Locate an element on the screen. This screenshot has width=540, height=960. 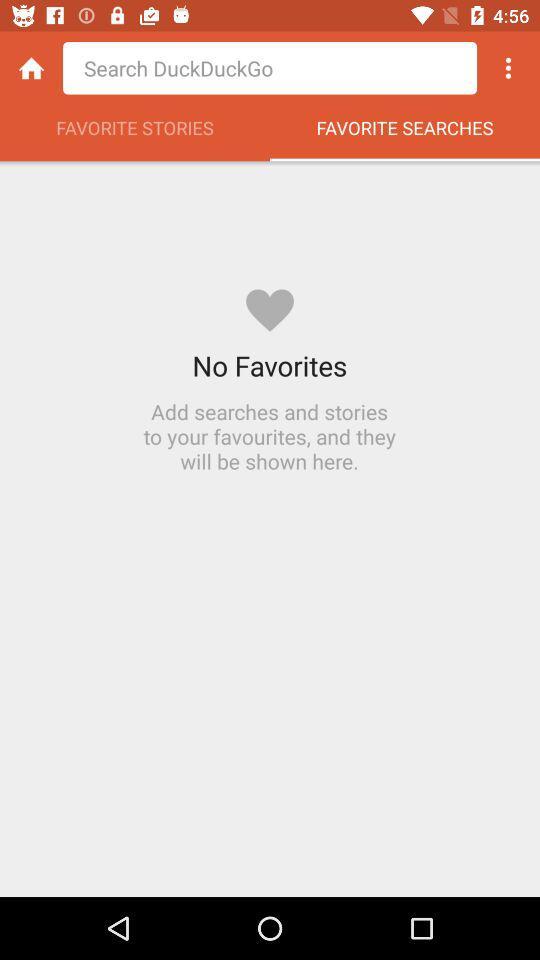
search field is located at coordinates (270, 68).